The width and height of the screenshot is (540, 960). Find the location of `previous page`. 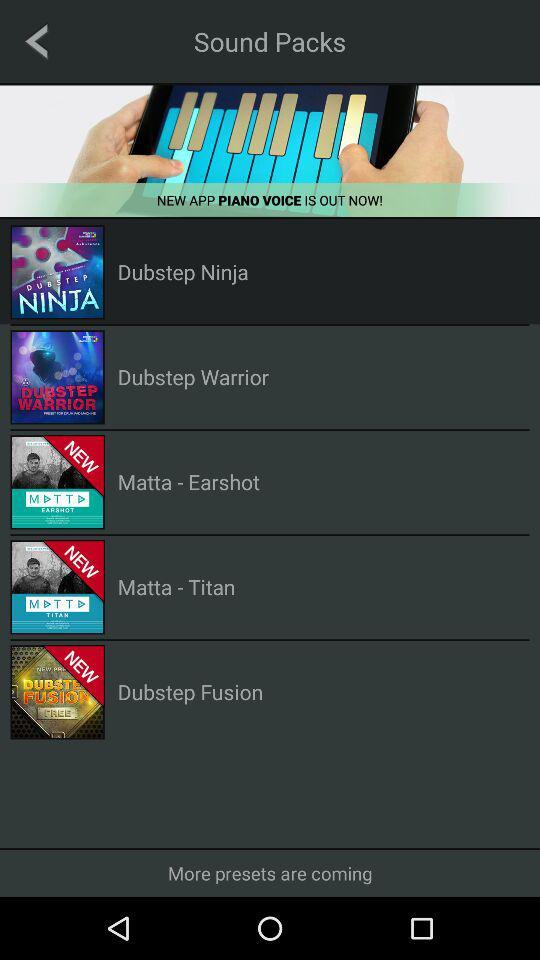

previous page is located at coordinates (36, 40).